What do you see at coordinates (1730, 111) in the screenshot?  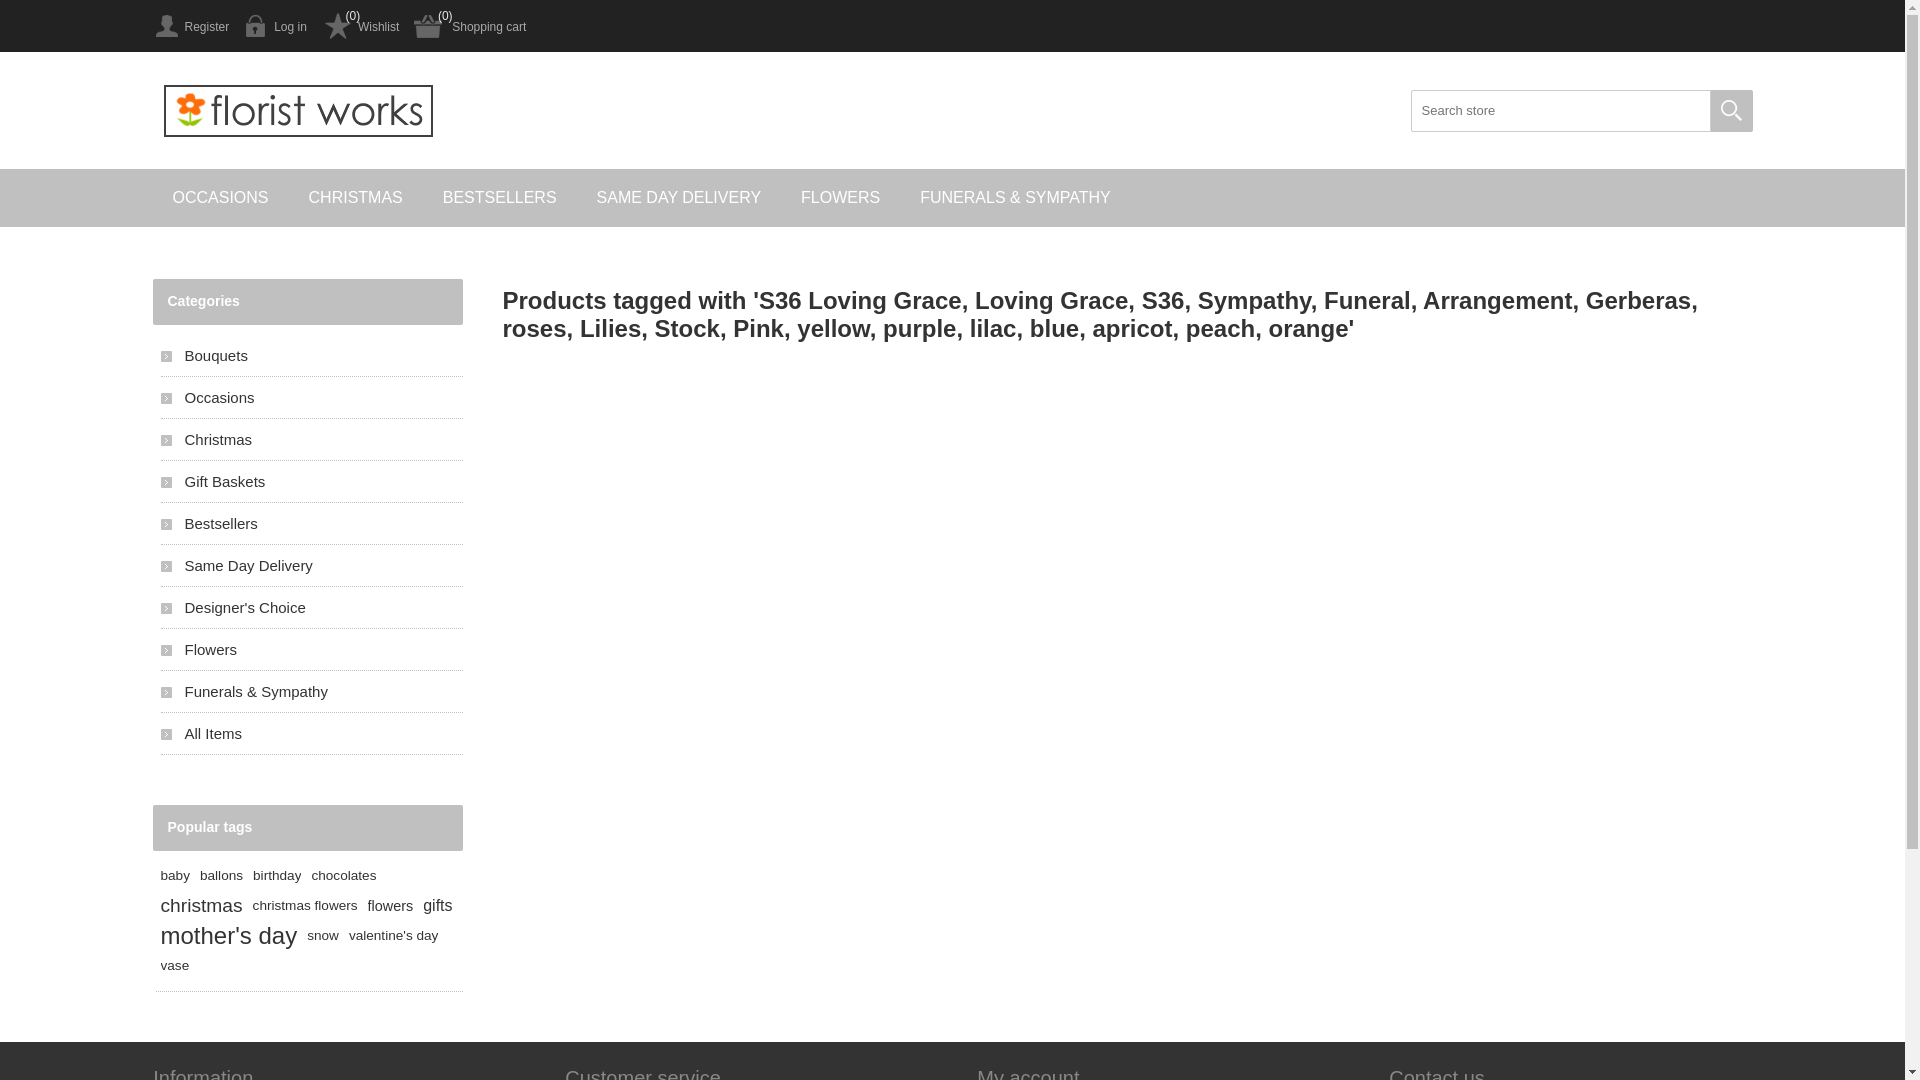 I see `'Search'` at bounding box center [1730, 111].